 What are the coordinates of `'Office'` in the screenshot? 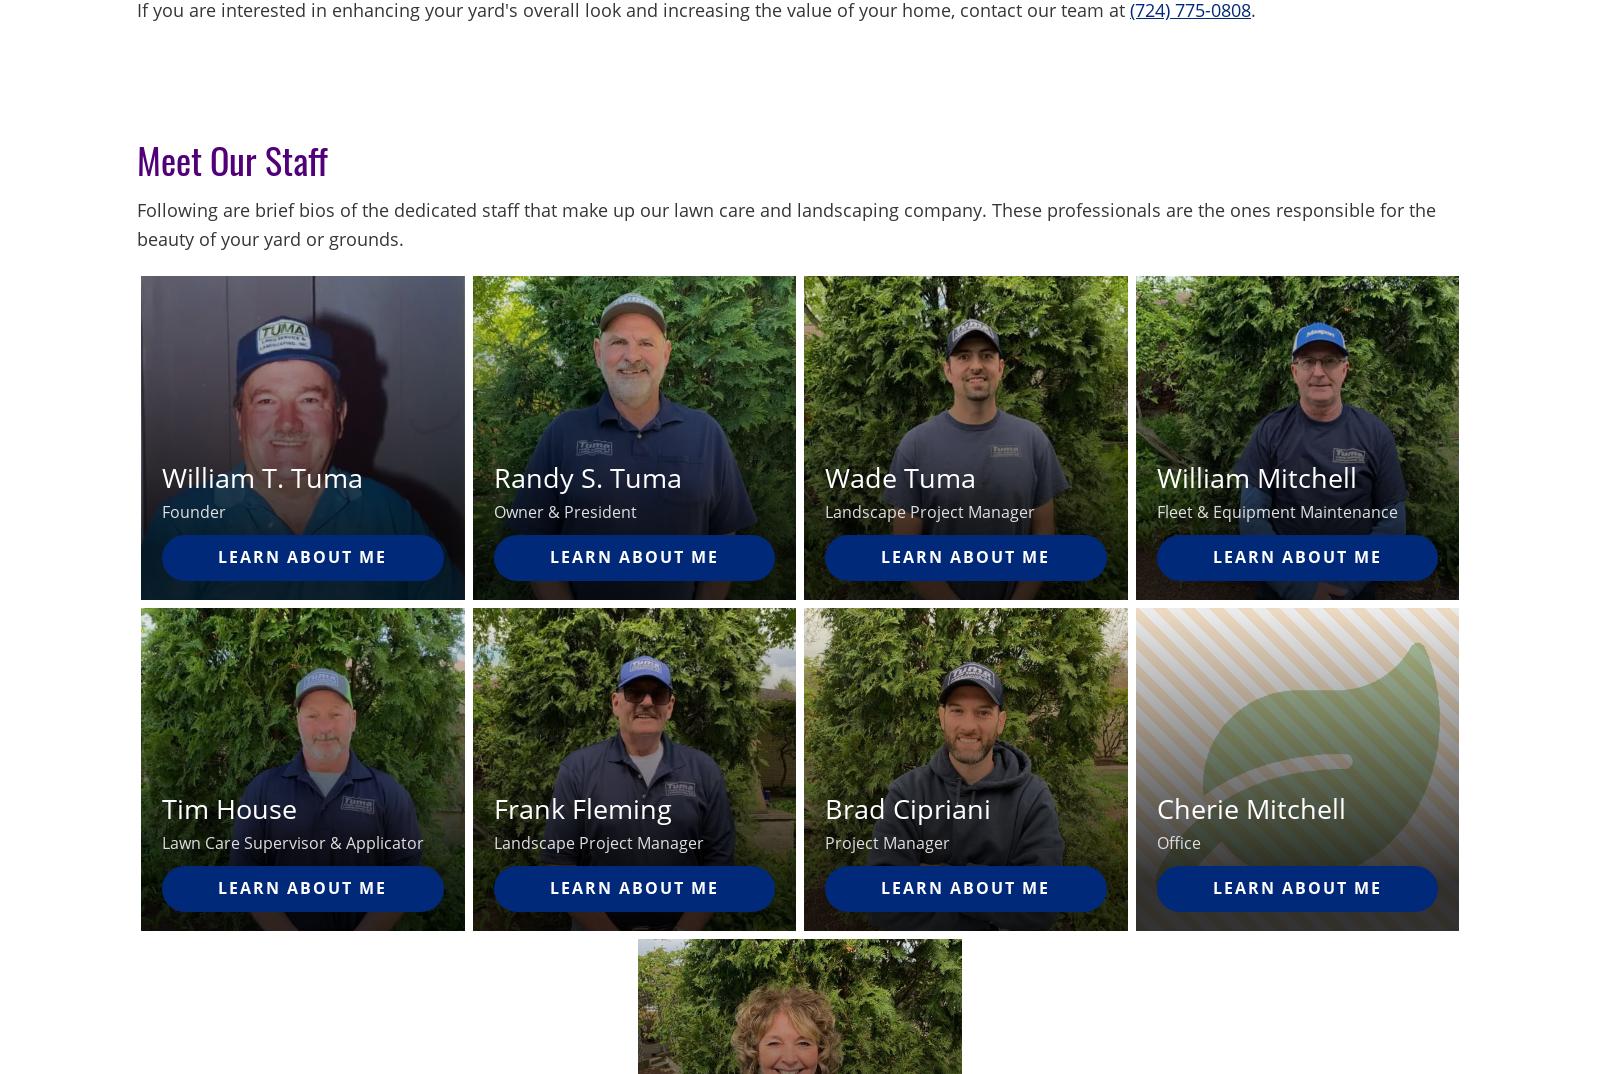 It's located at (1156, 842).